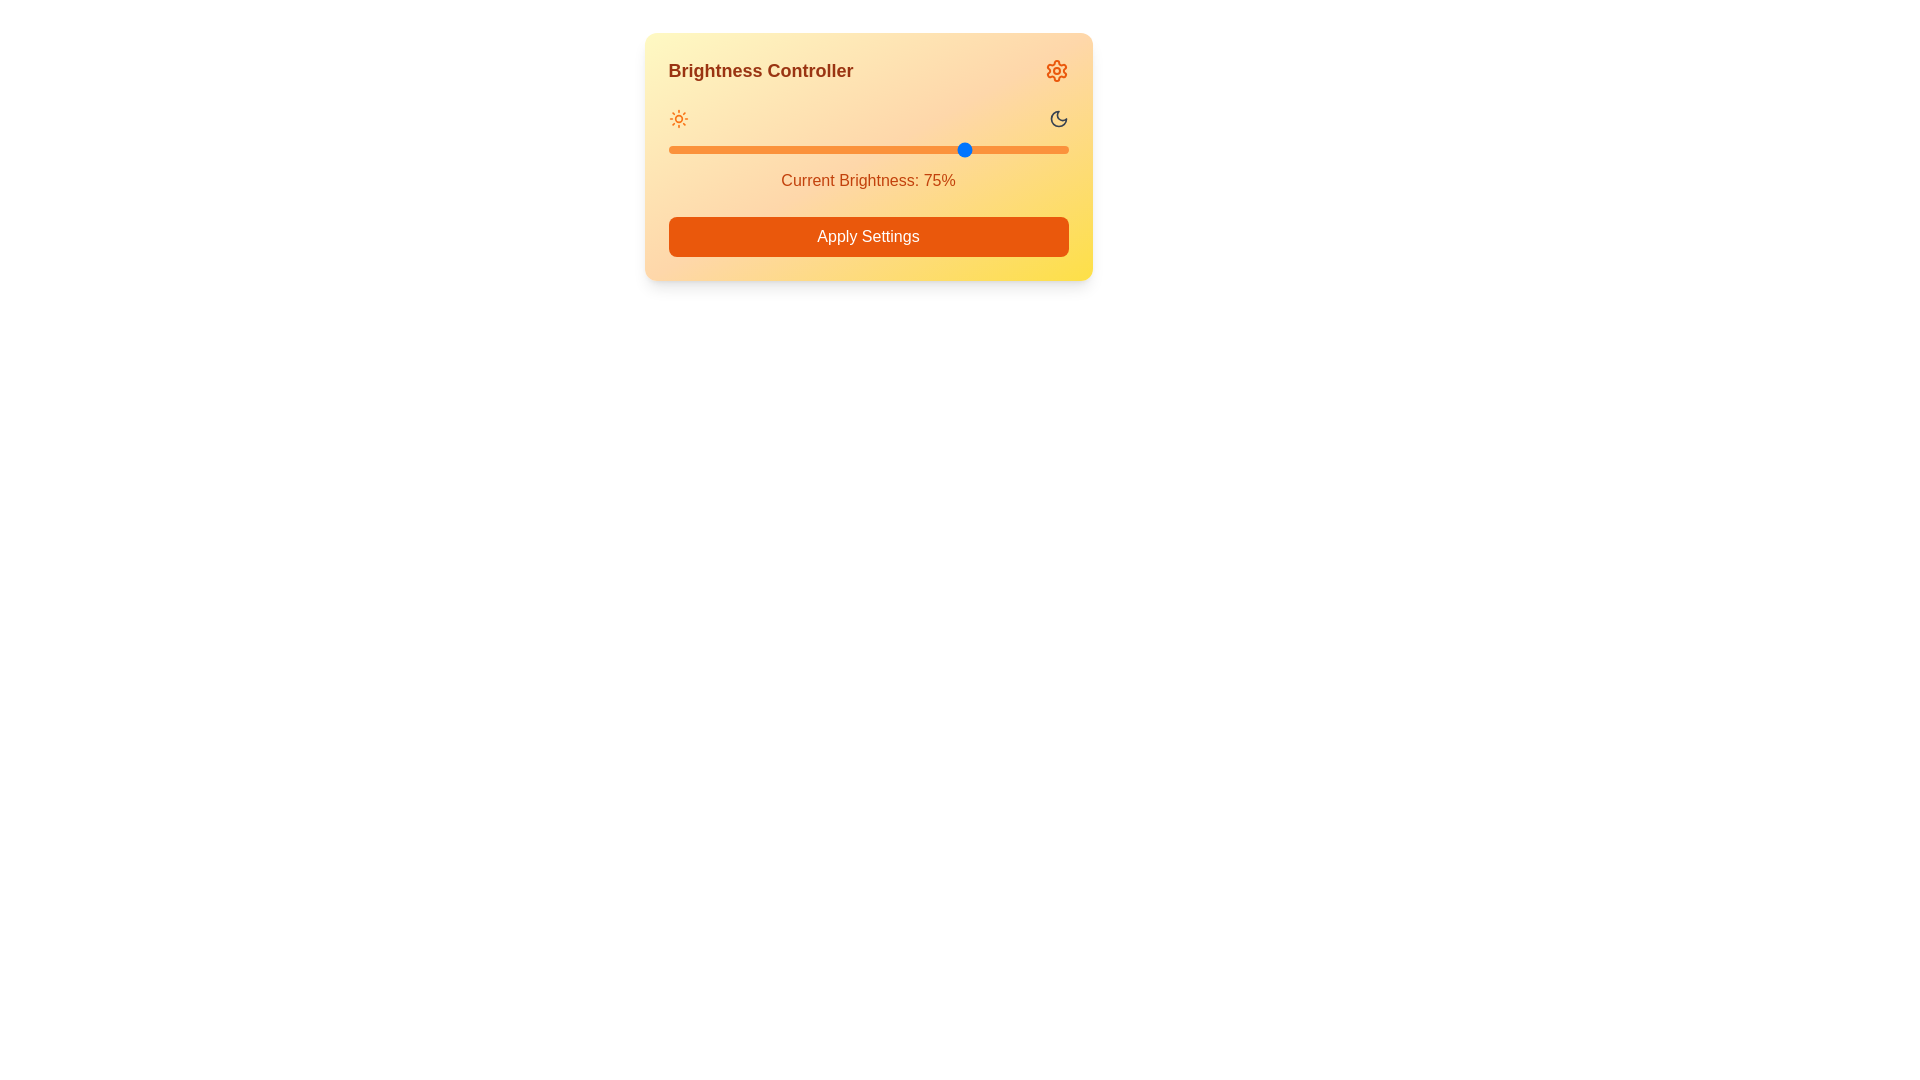  Describe the element at coordinates (1055, 69) in the screenshot. I see `the 'Settings' icon to open its menu or settings page` at that location.